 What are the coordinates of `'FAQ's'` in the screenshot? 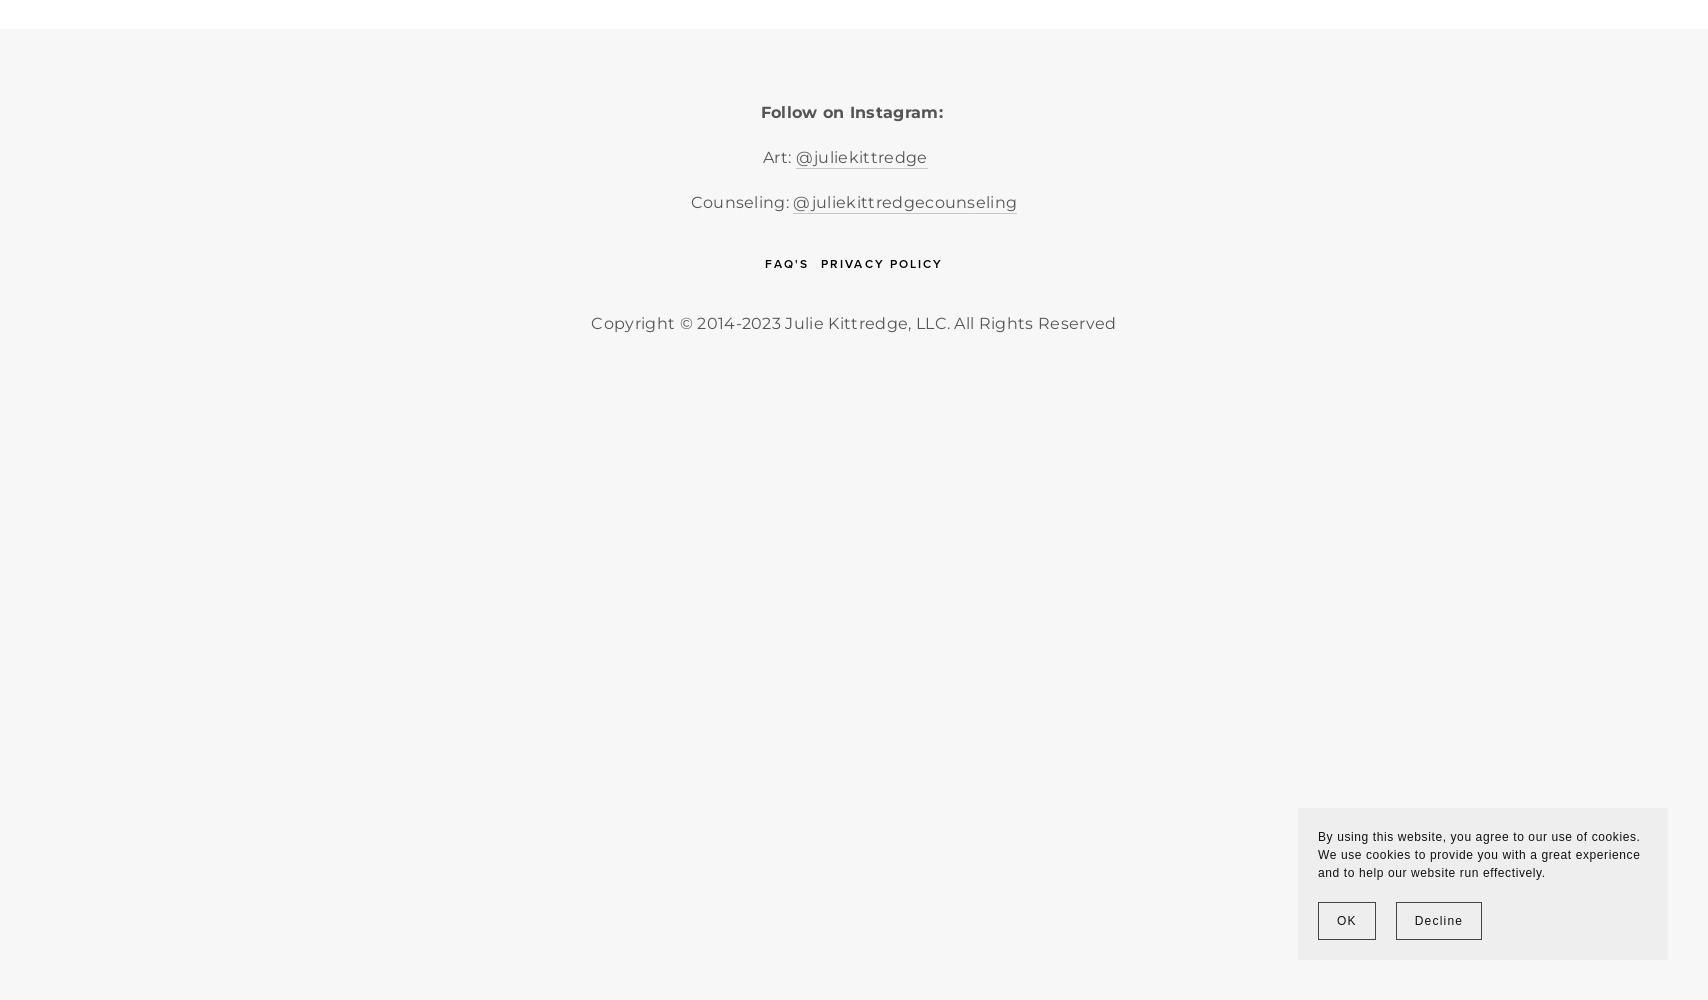 It's located at (765, 263).